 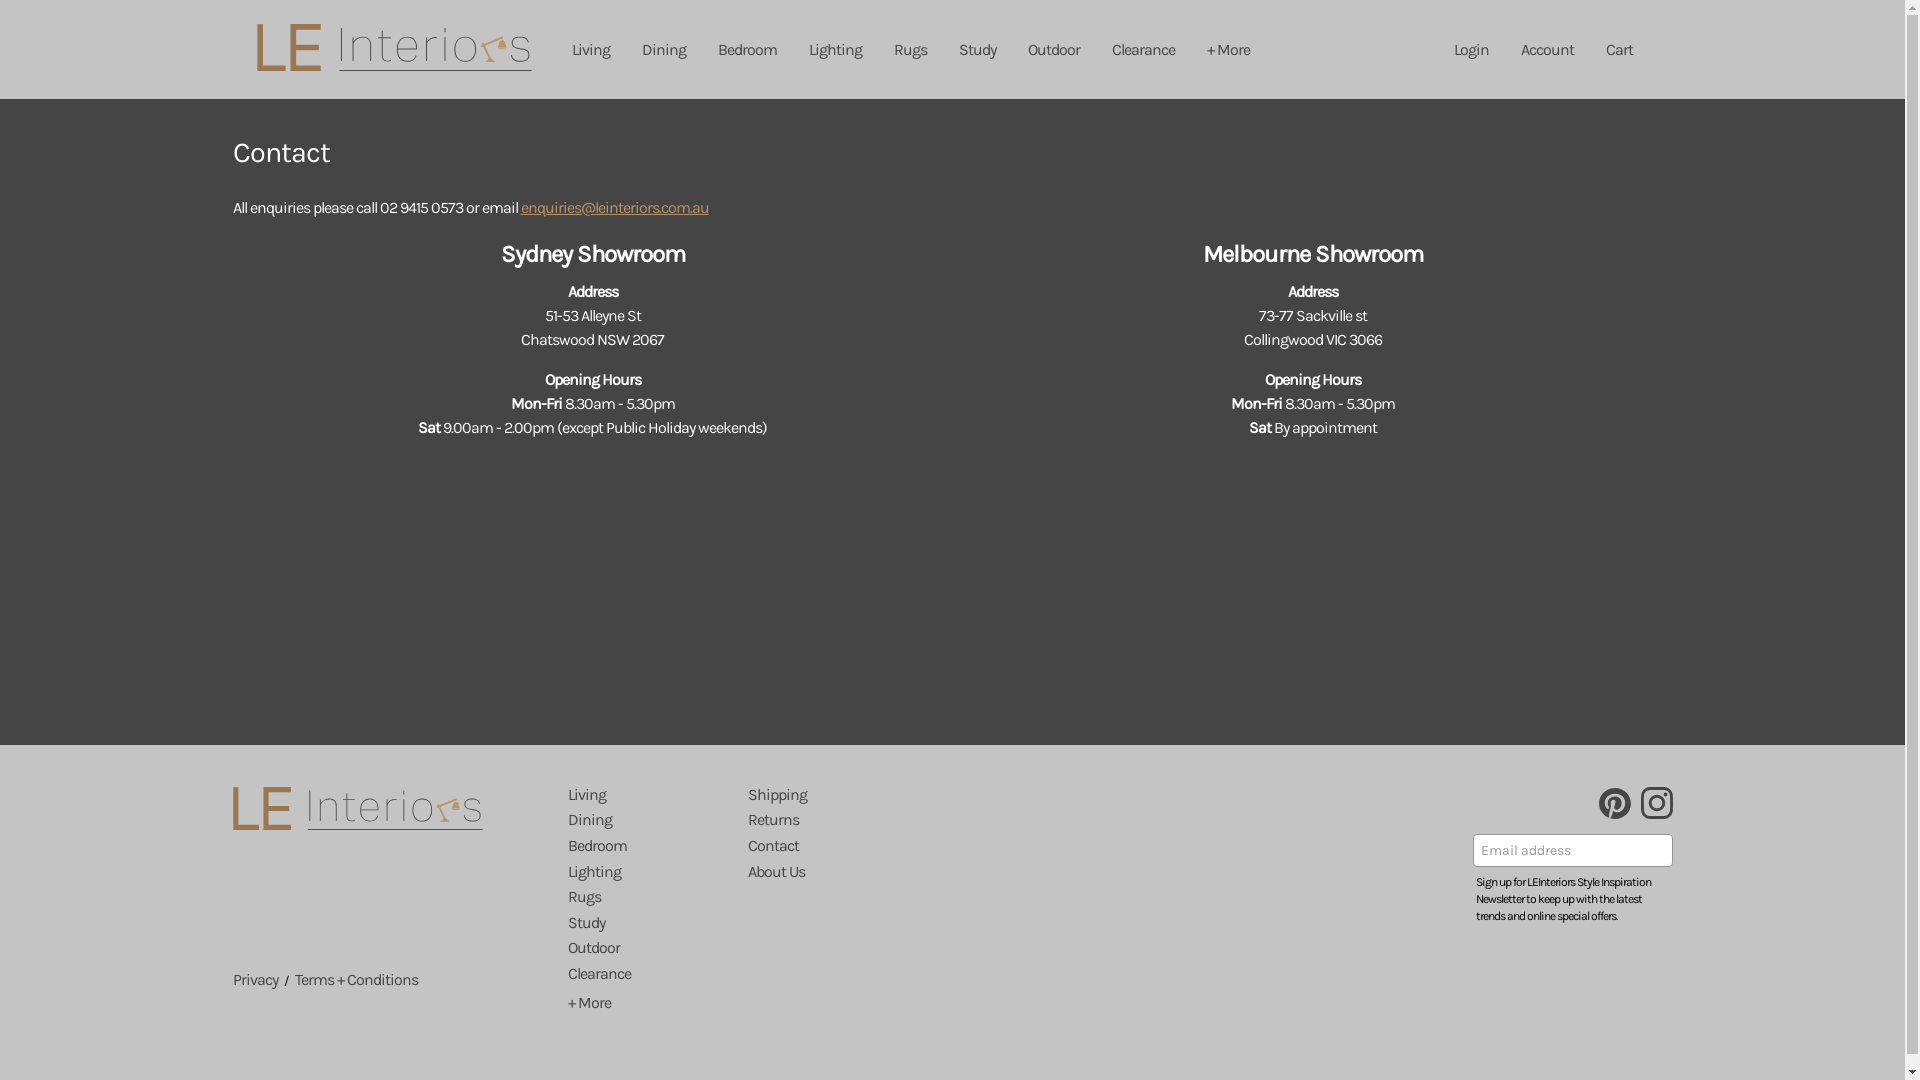 What do you see at coordinates (1226, 48) in the screenshot?
I see `'+ More'` at bounding box center [1226, 48].